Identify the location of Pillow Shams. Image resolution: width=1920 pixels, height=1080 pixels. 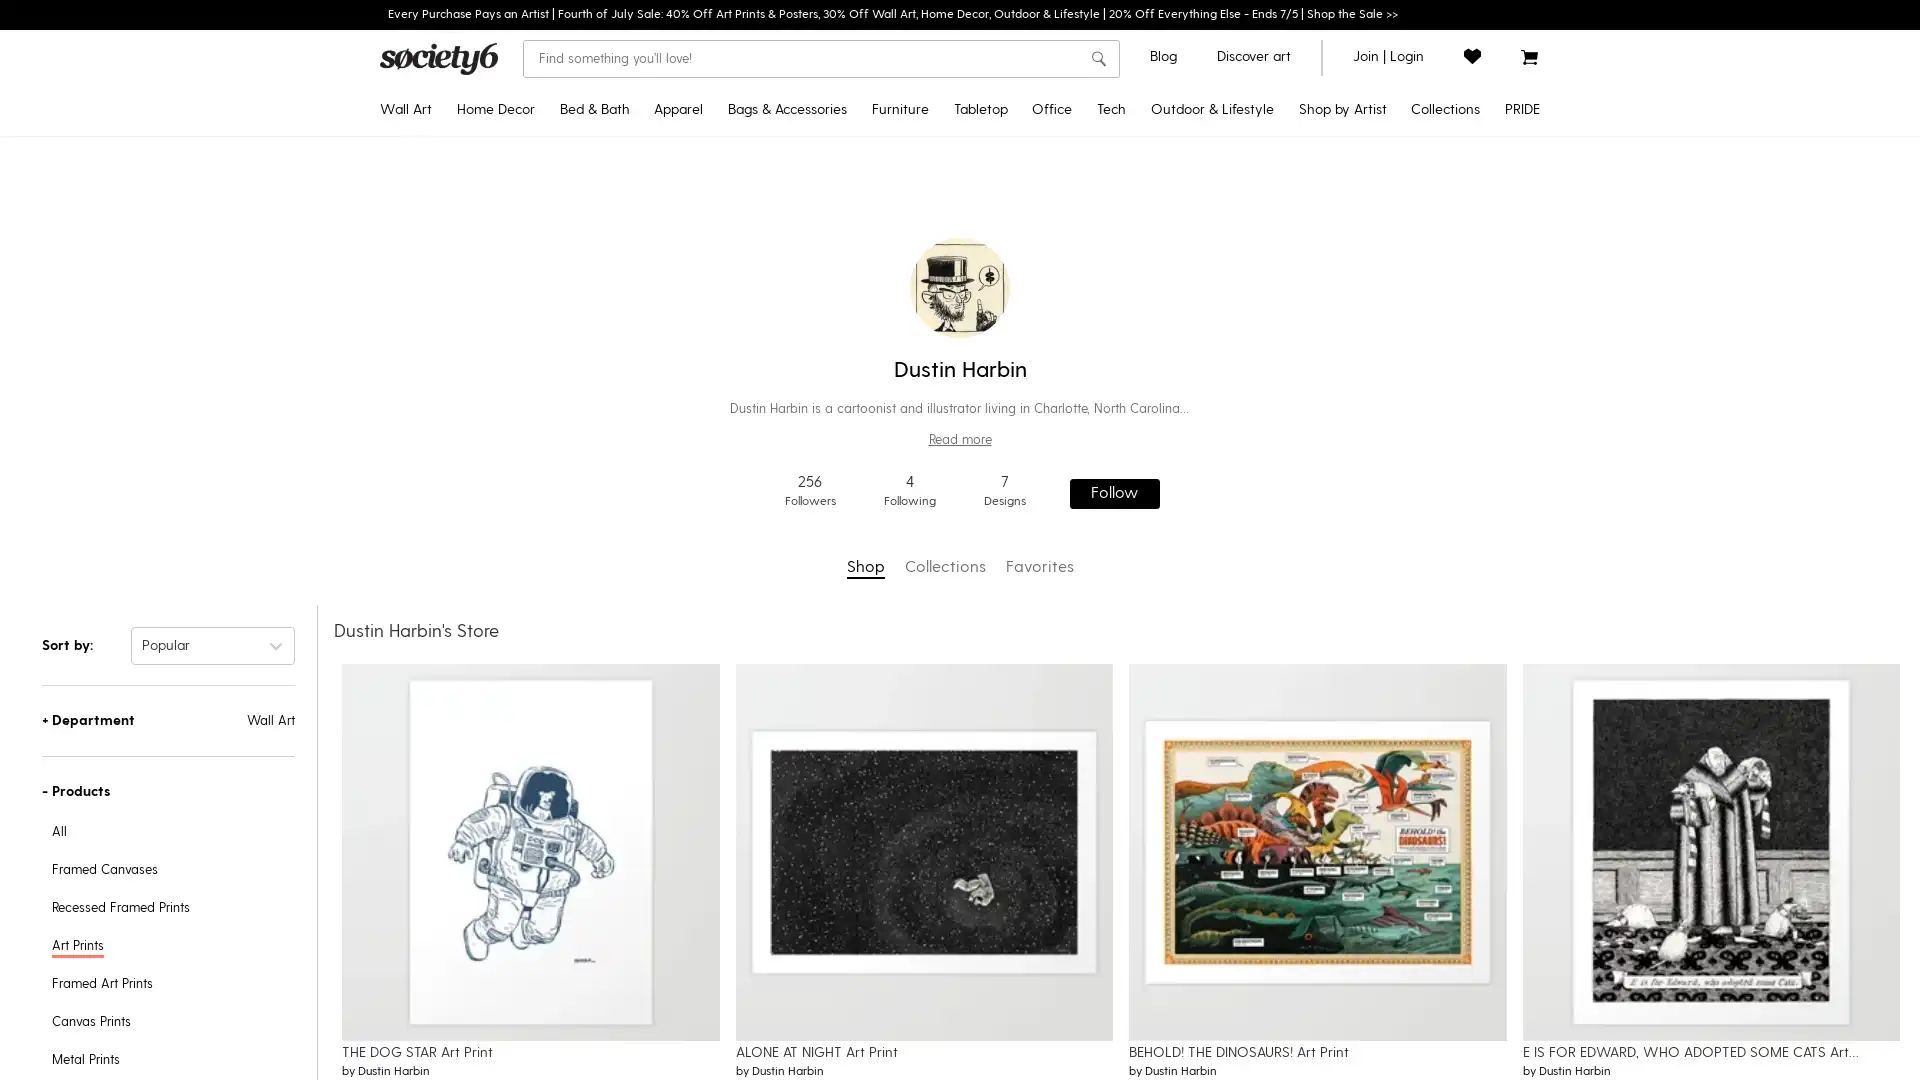
(637, 224).